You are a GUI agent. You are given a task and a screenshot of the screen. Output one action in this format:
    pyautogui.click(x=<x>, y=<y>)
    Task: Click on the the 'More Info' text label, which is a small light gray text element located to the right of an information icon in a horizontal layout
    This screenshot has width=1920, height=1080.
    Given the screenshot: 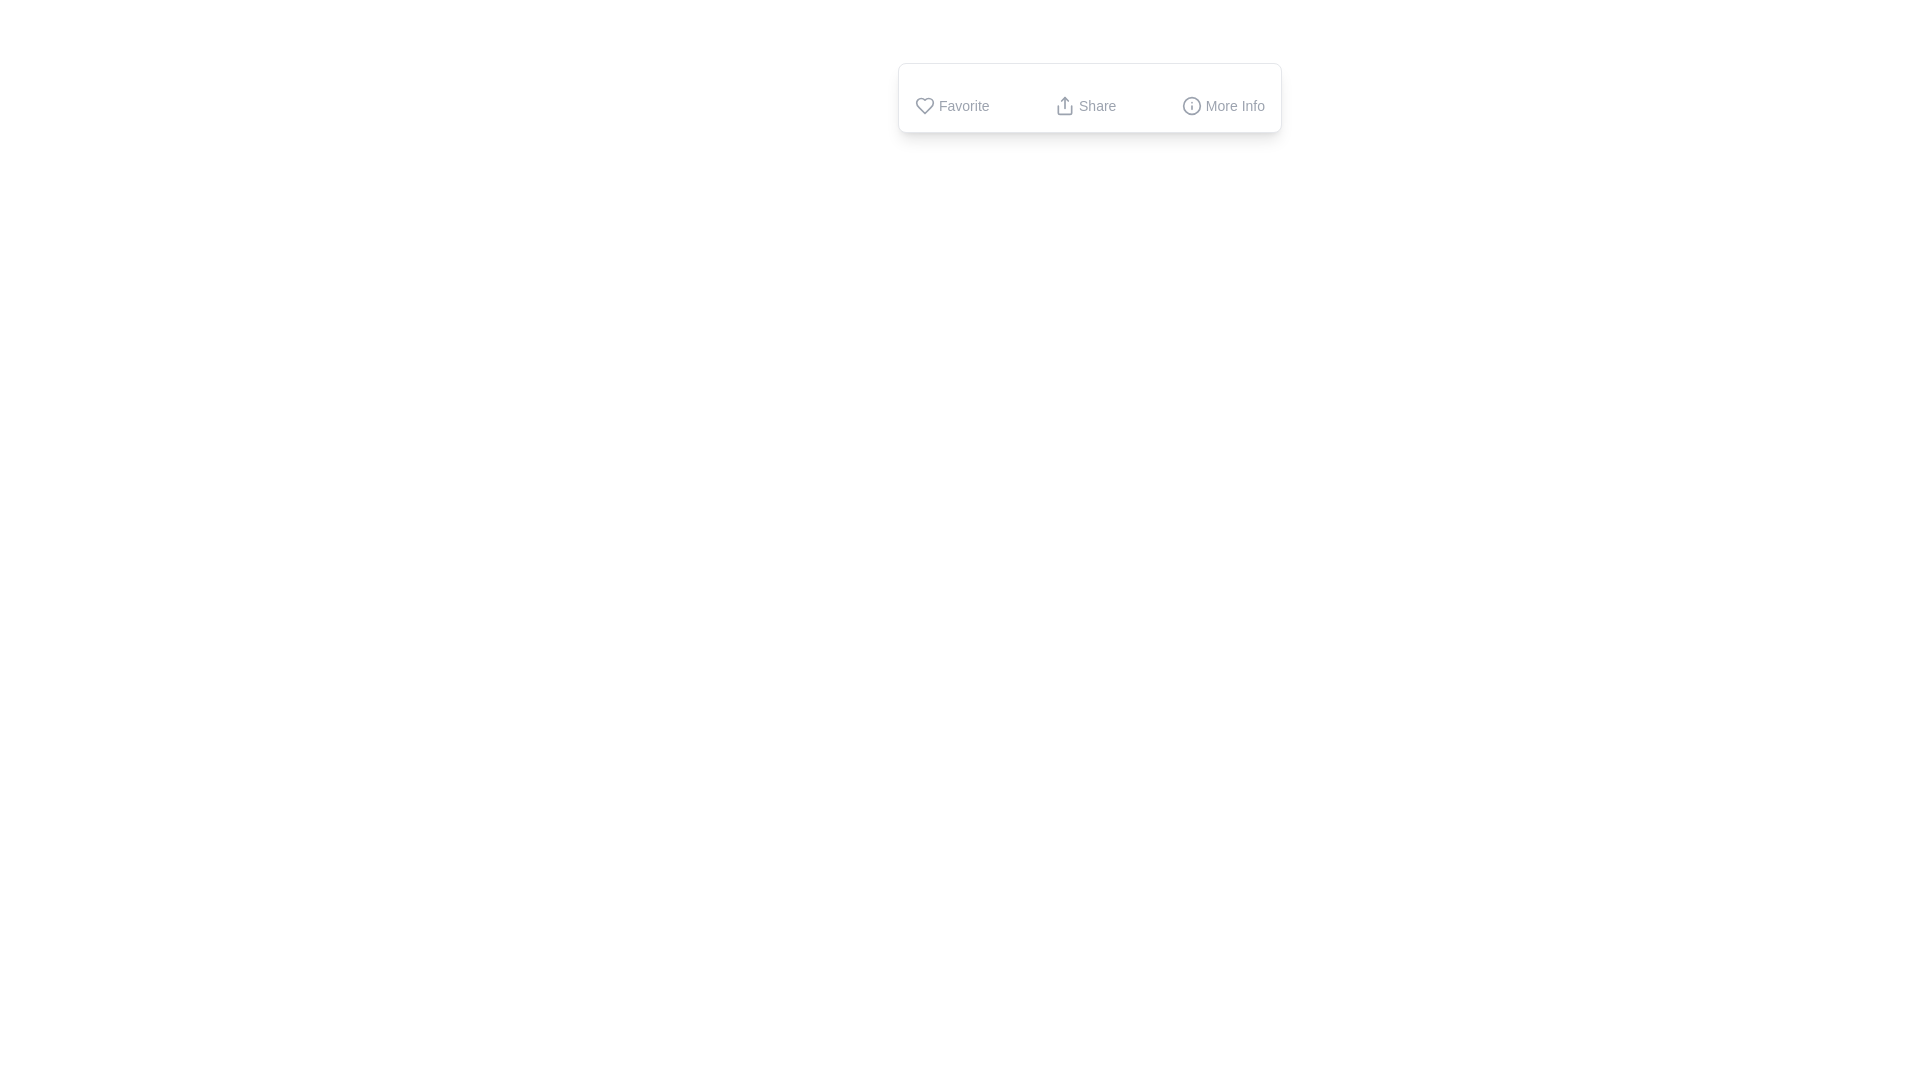 What is the action you would take?
    pyautogui.click(x=1234, y=105)
    